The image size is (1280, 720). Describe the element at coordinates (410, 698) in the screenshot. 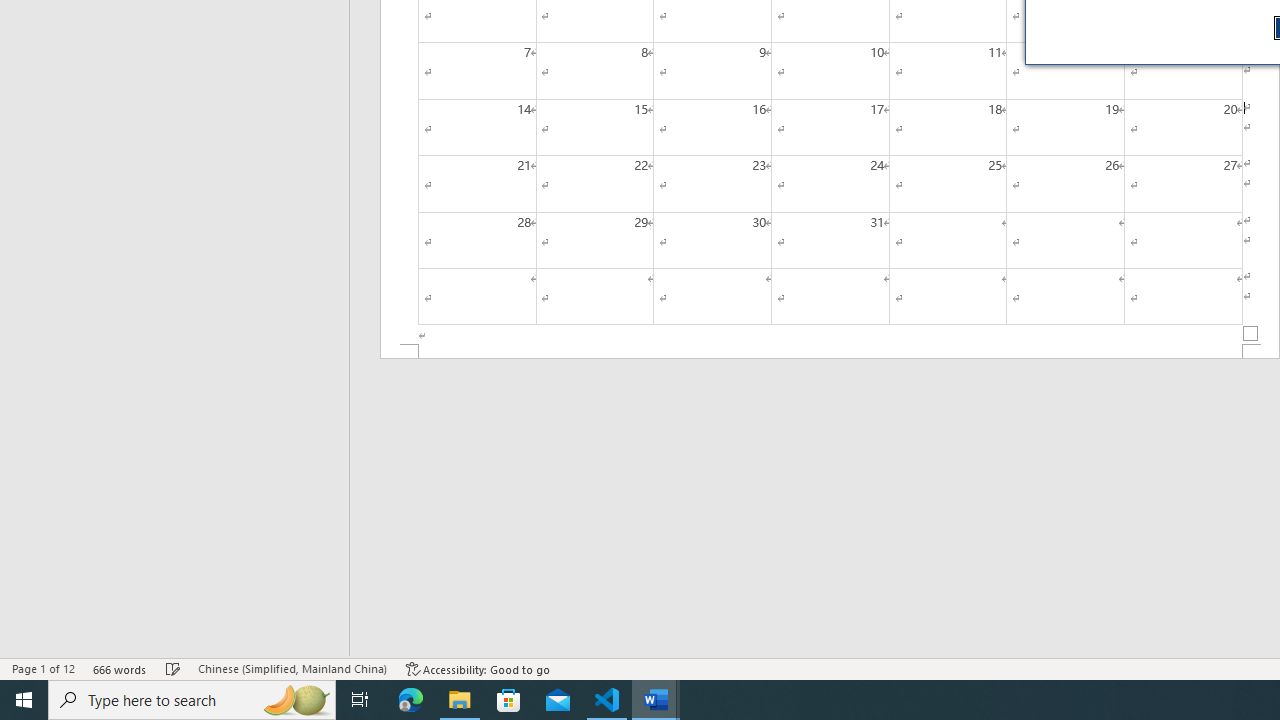

I see `'Microsoft Edge'` at that location.